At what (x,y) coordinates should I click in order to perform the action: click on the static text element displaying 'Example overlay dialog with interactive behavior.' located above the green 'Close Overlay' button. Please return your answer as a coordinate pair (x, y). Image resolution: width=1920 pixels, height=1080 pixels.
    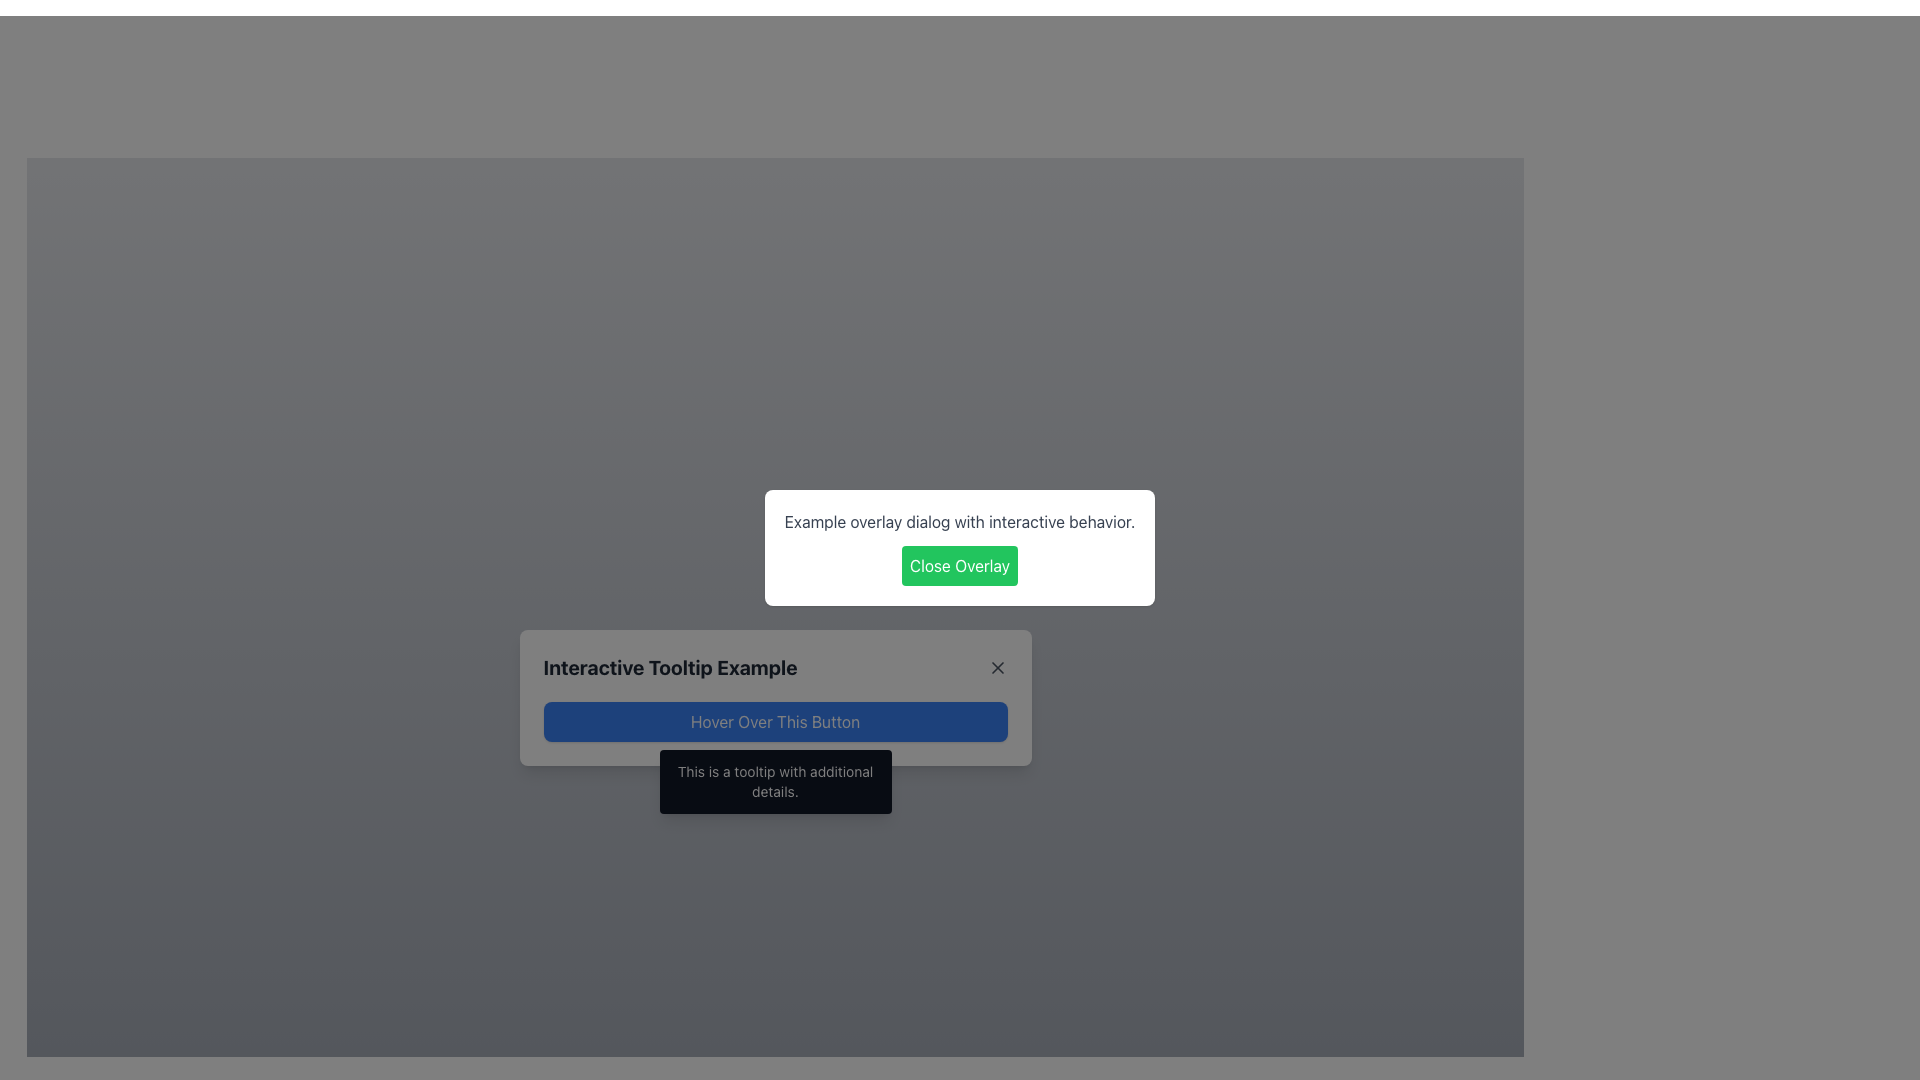
    Looking at the image, I should click on (960, 520).